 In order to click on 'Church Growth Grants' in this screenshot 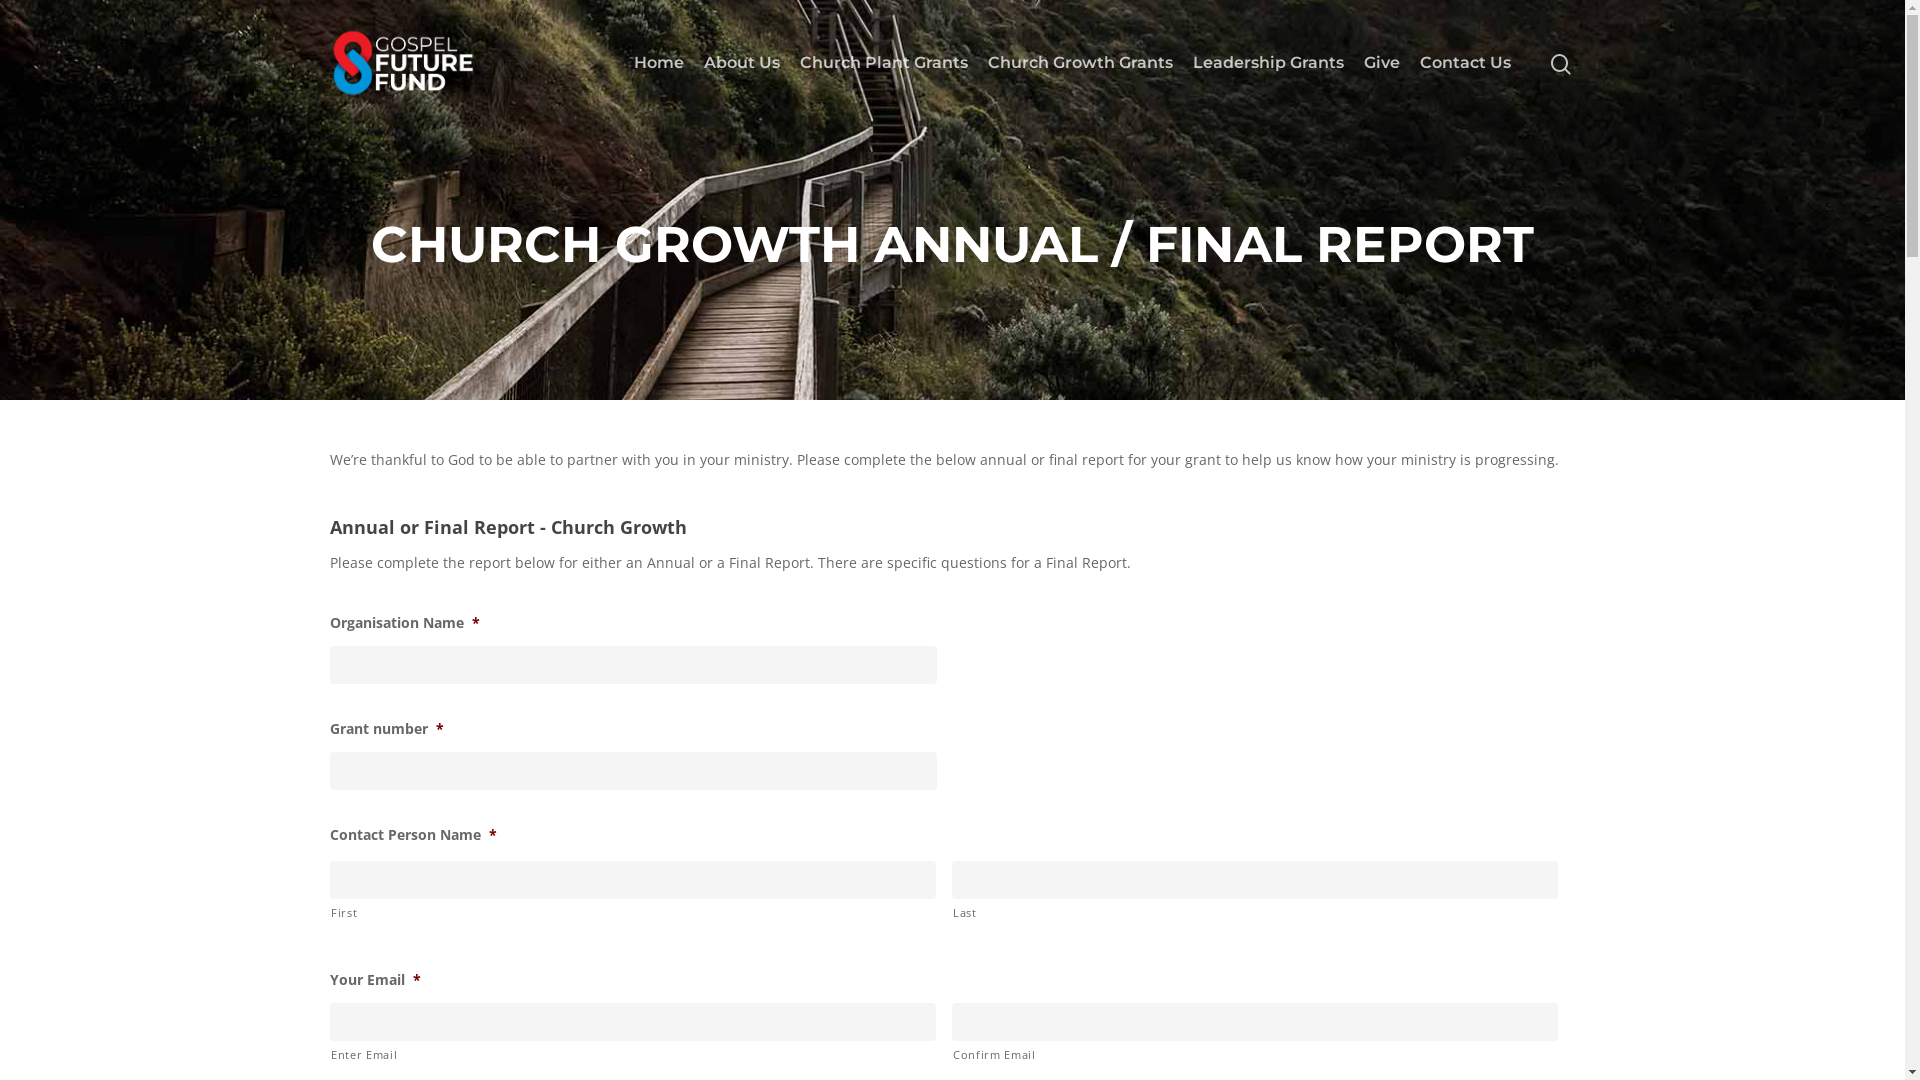, I will do `click(1079, 61)`.